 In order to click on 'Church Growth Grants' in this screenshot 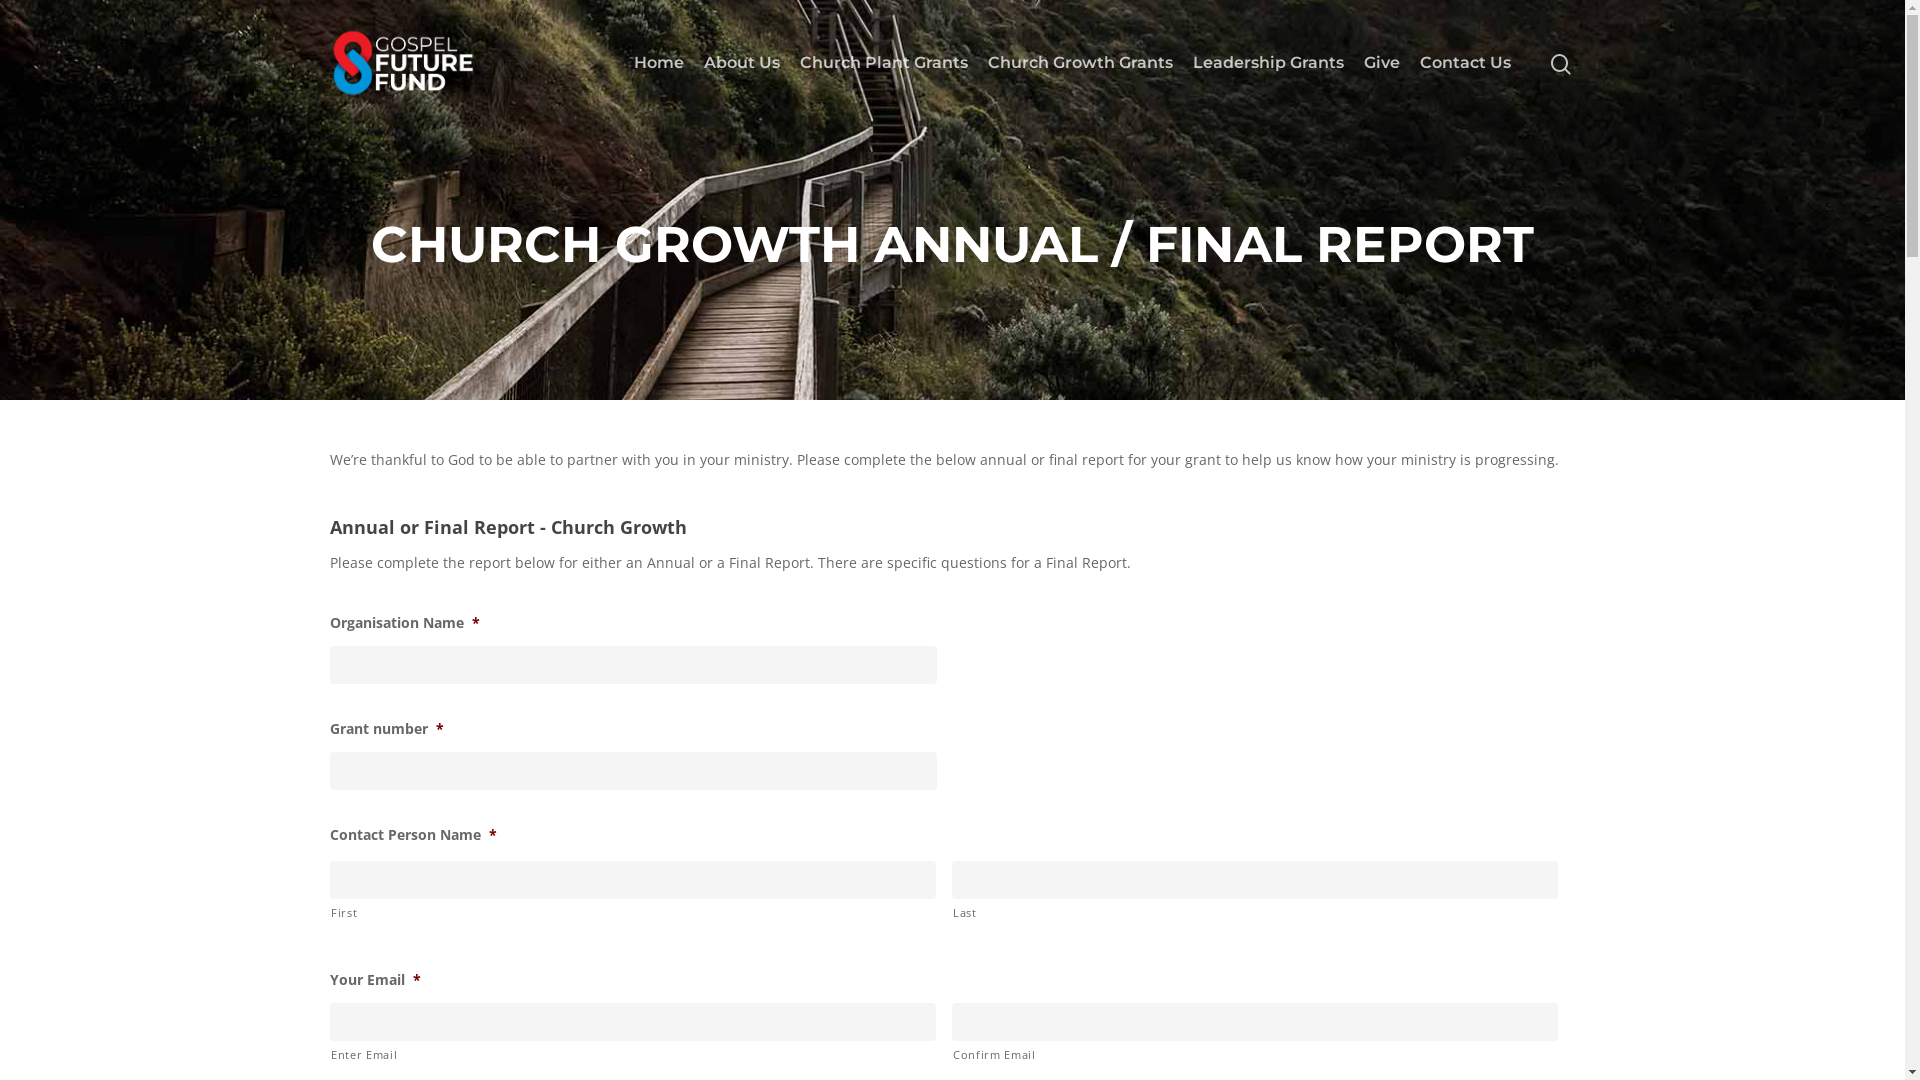, I will do `click(1079, 61)`.